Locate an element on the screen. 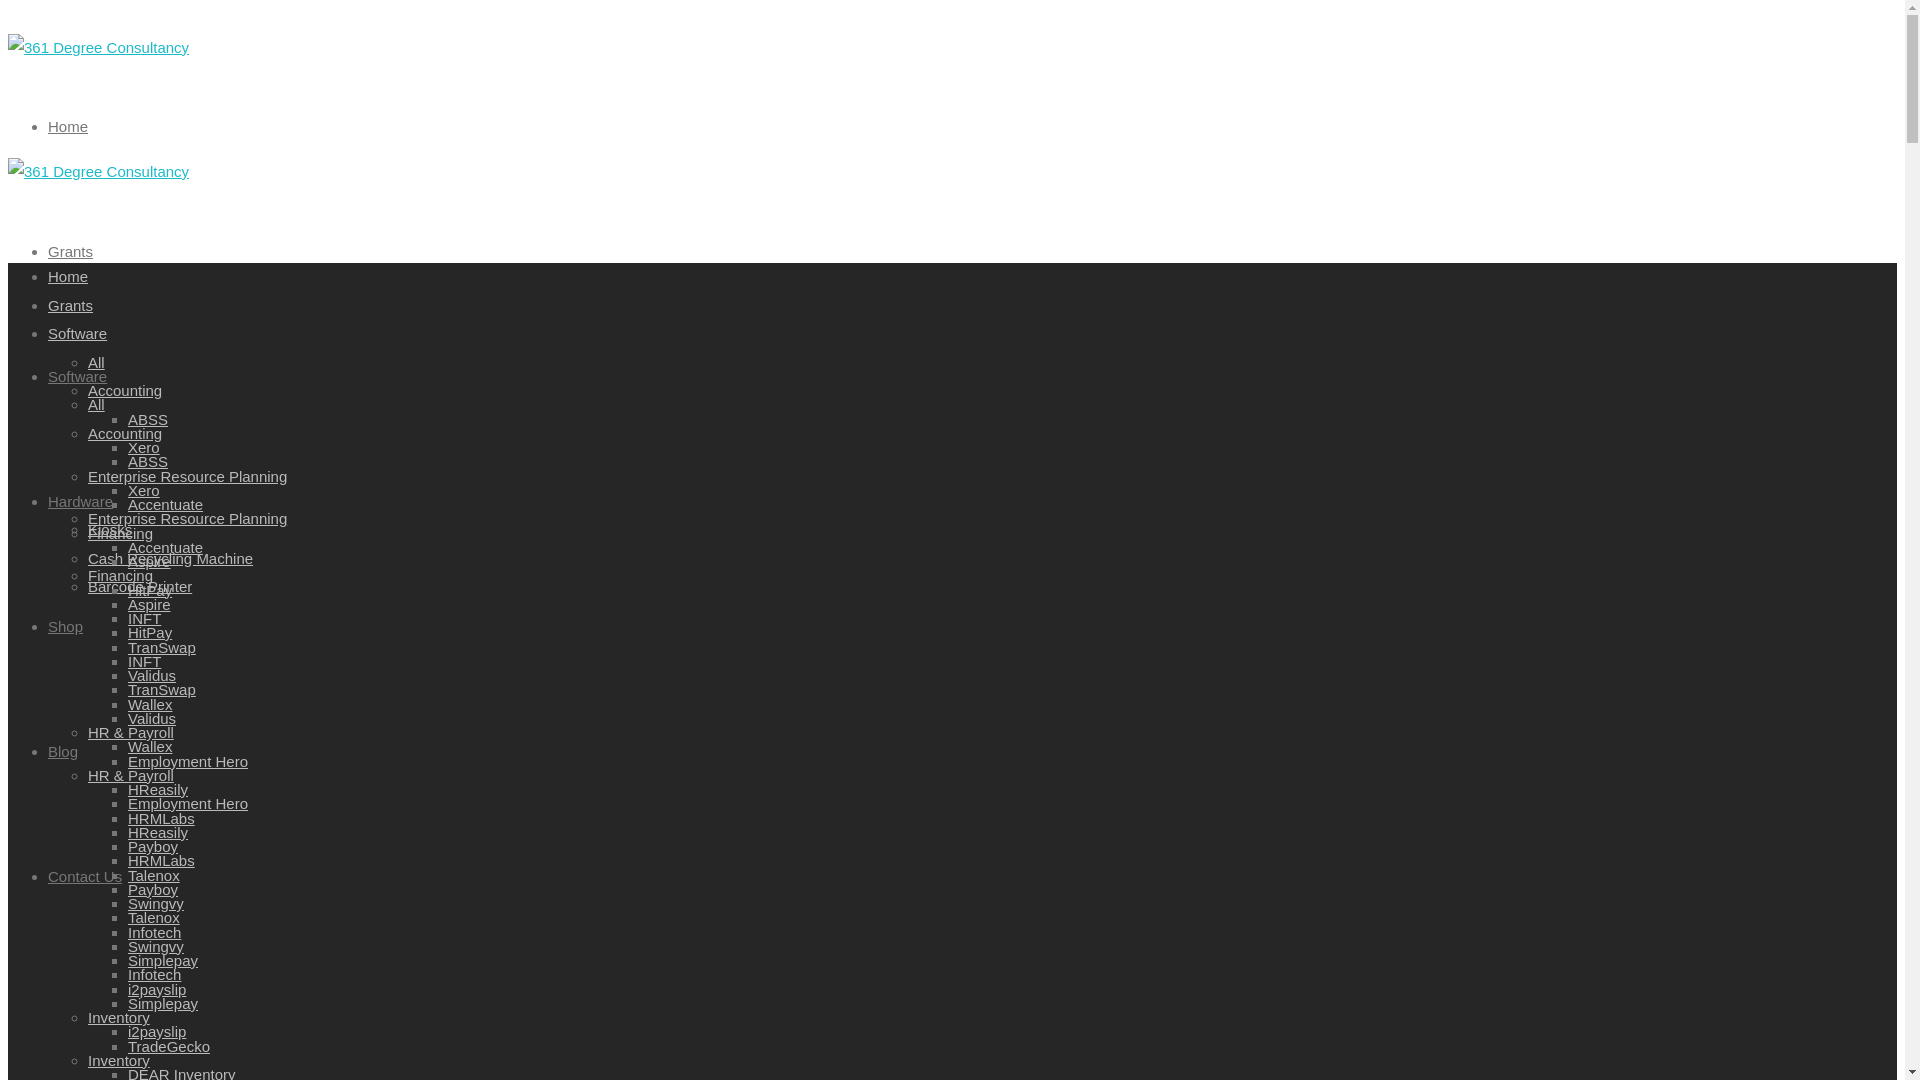 The width and height of the screenshot is (1920, 1080). 'Swingvy' is located at coordinates (155, 903).